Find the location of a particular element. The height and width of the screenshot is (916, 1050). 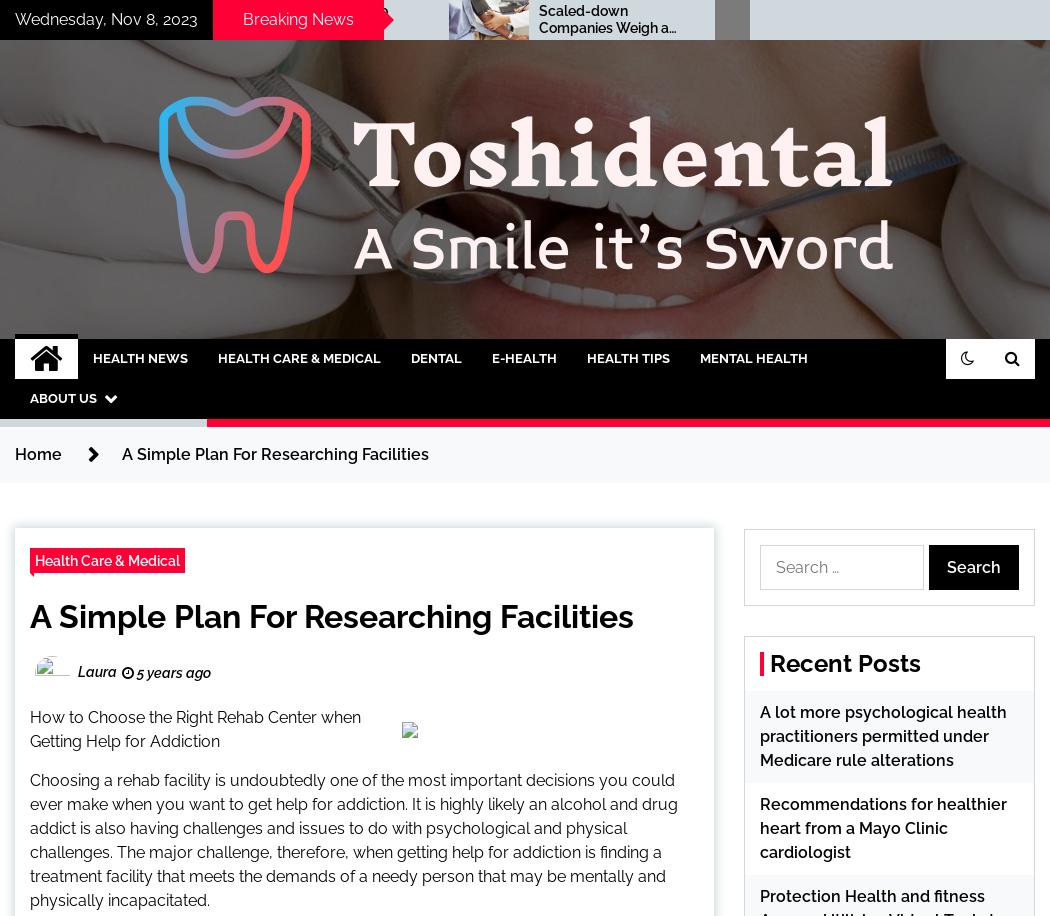

'A Smile it's Sword' is located at coordinates (15, 334).